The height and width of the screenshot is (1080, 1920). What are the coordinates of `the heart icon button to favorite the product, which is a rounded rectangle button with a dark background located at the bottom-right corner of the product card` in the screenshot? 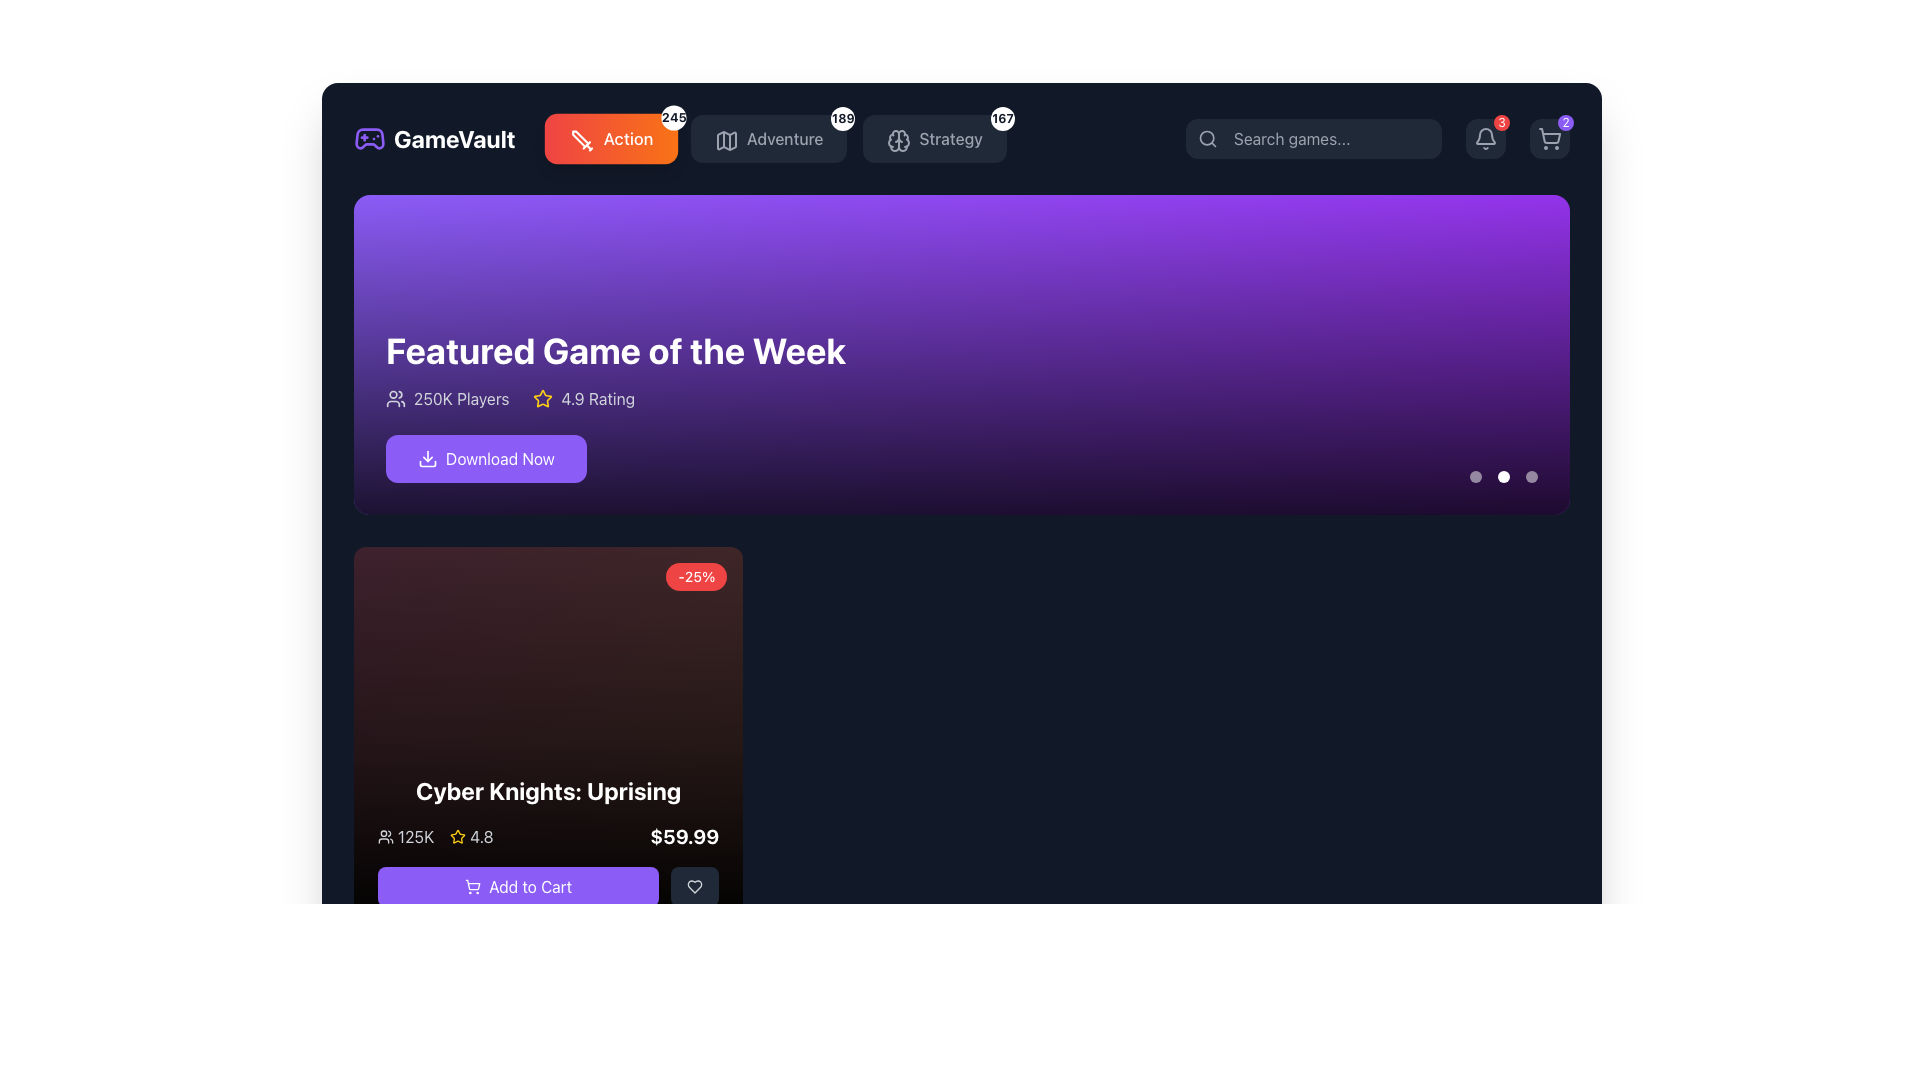 It's located at (695, 886).